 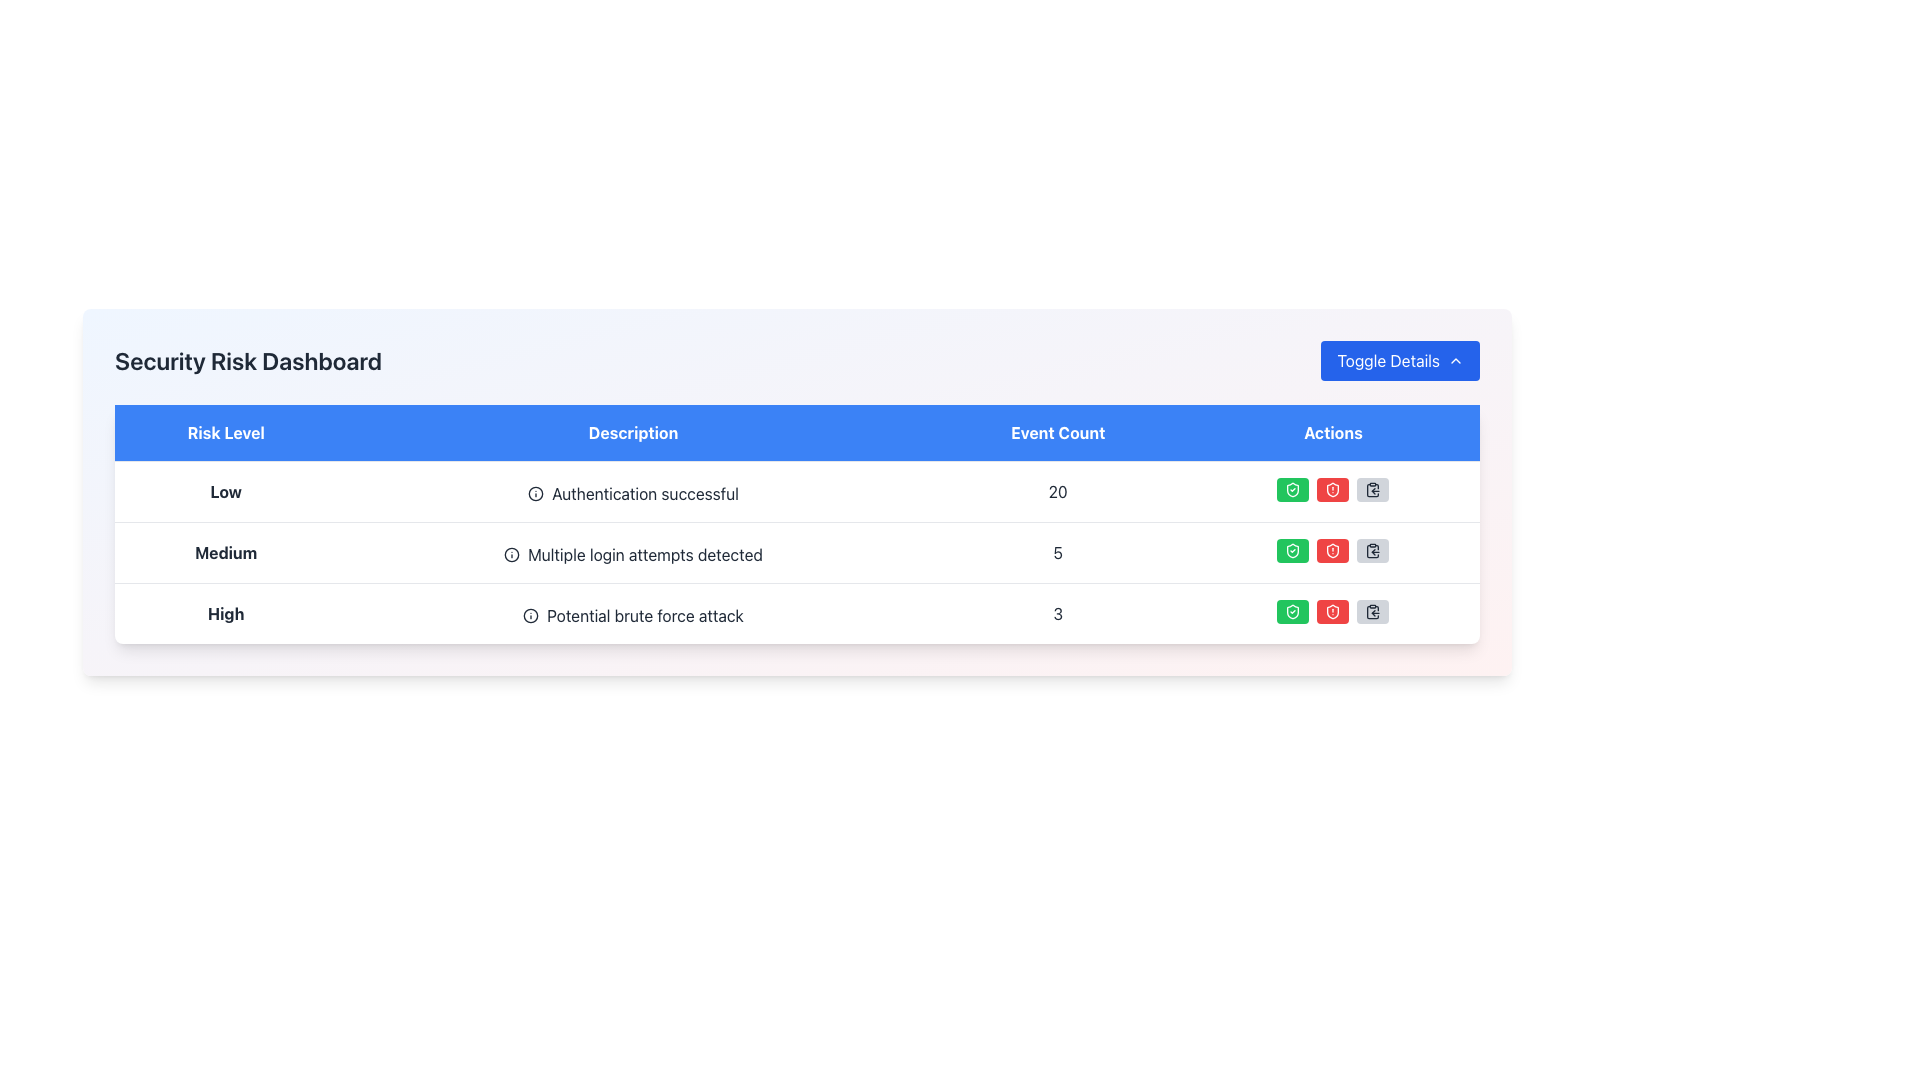 I want to click on the information icon (SVG Circle) in the row labeled 'Medium' within the 'Description' column, which indicates multiple login attempts detected, so click(x=512, y=555).